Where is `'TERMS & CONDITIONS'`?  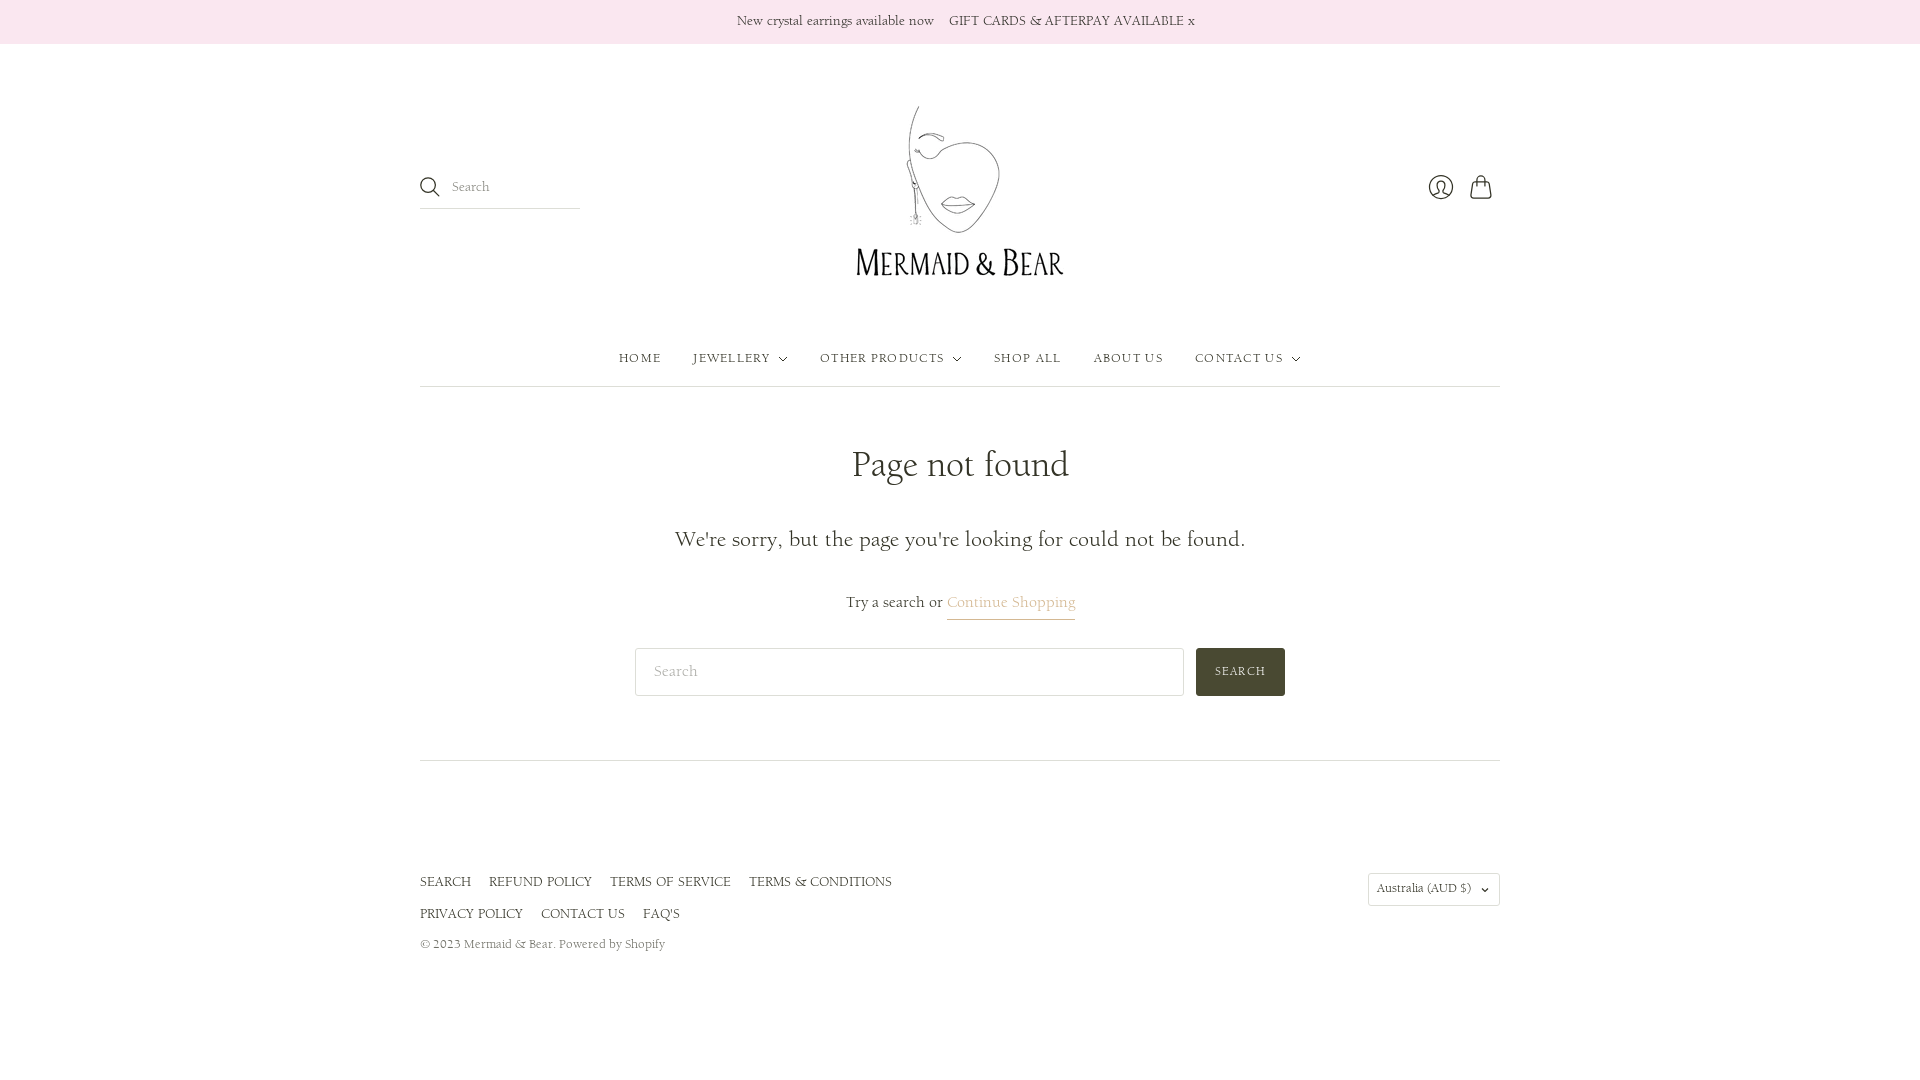 'TERMS & CONDITIONS' is located at coordinates (820, 881).